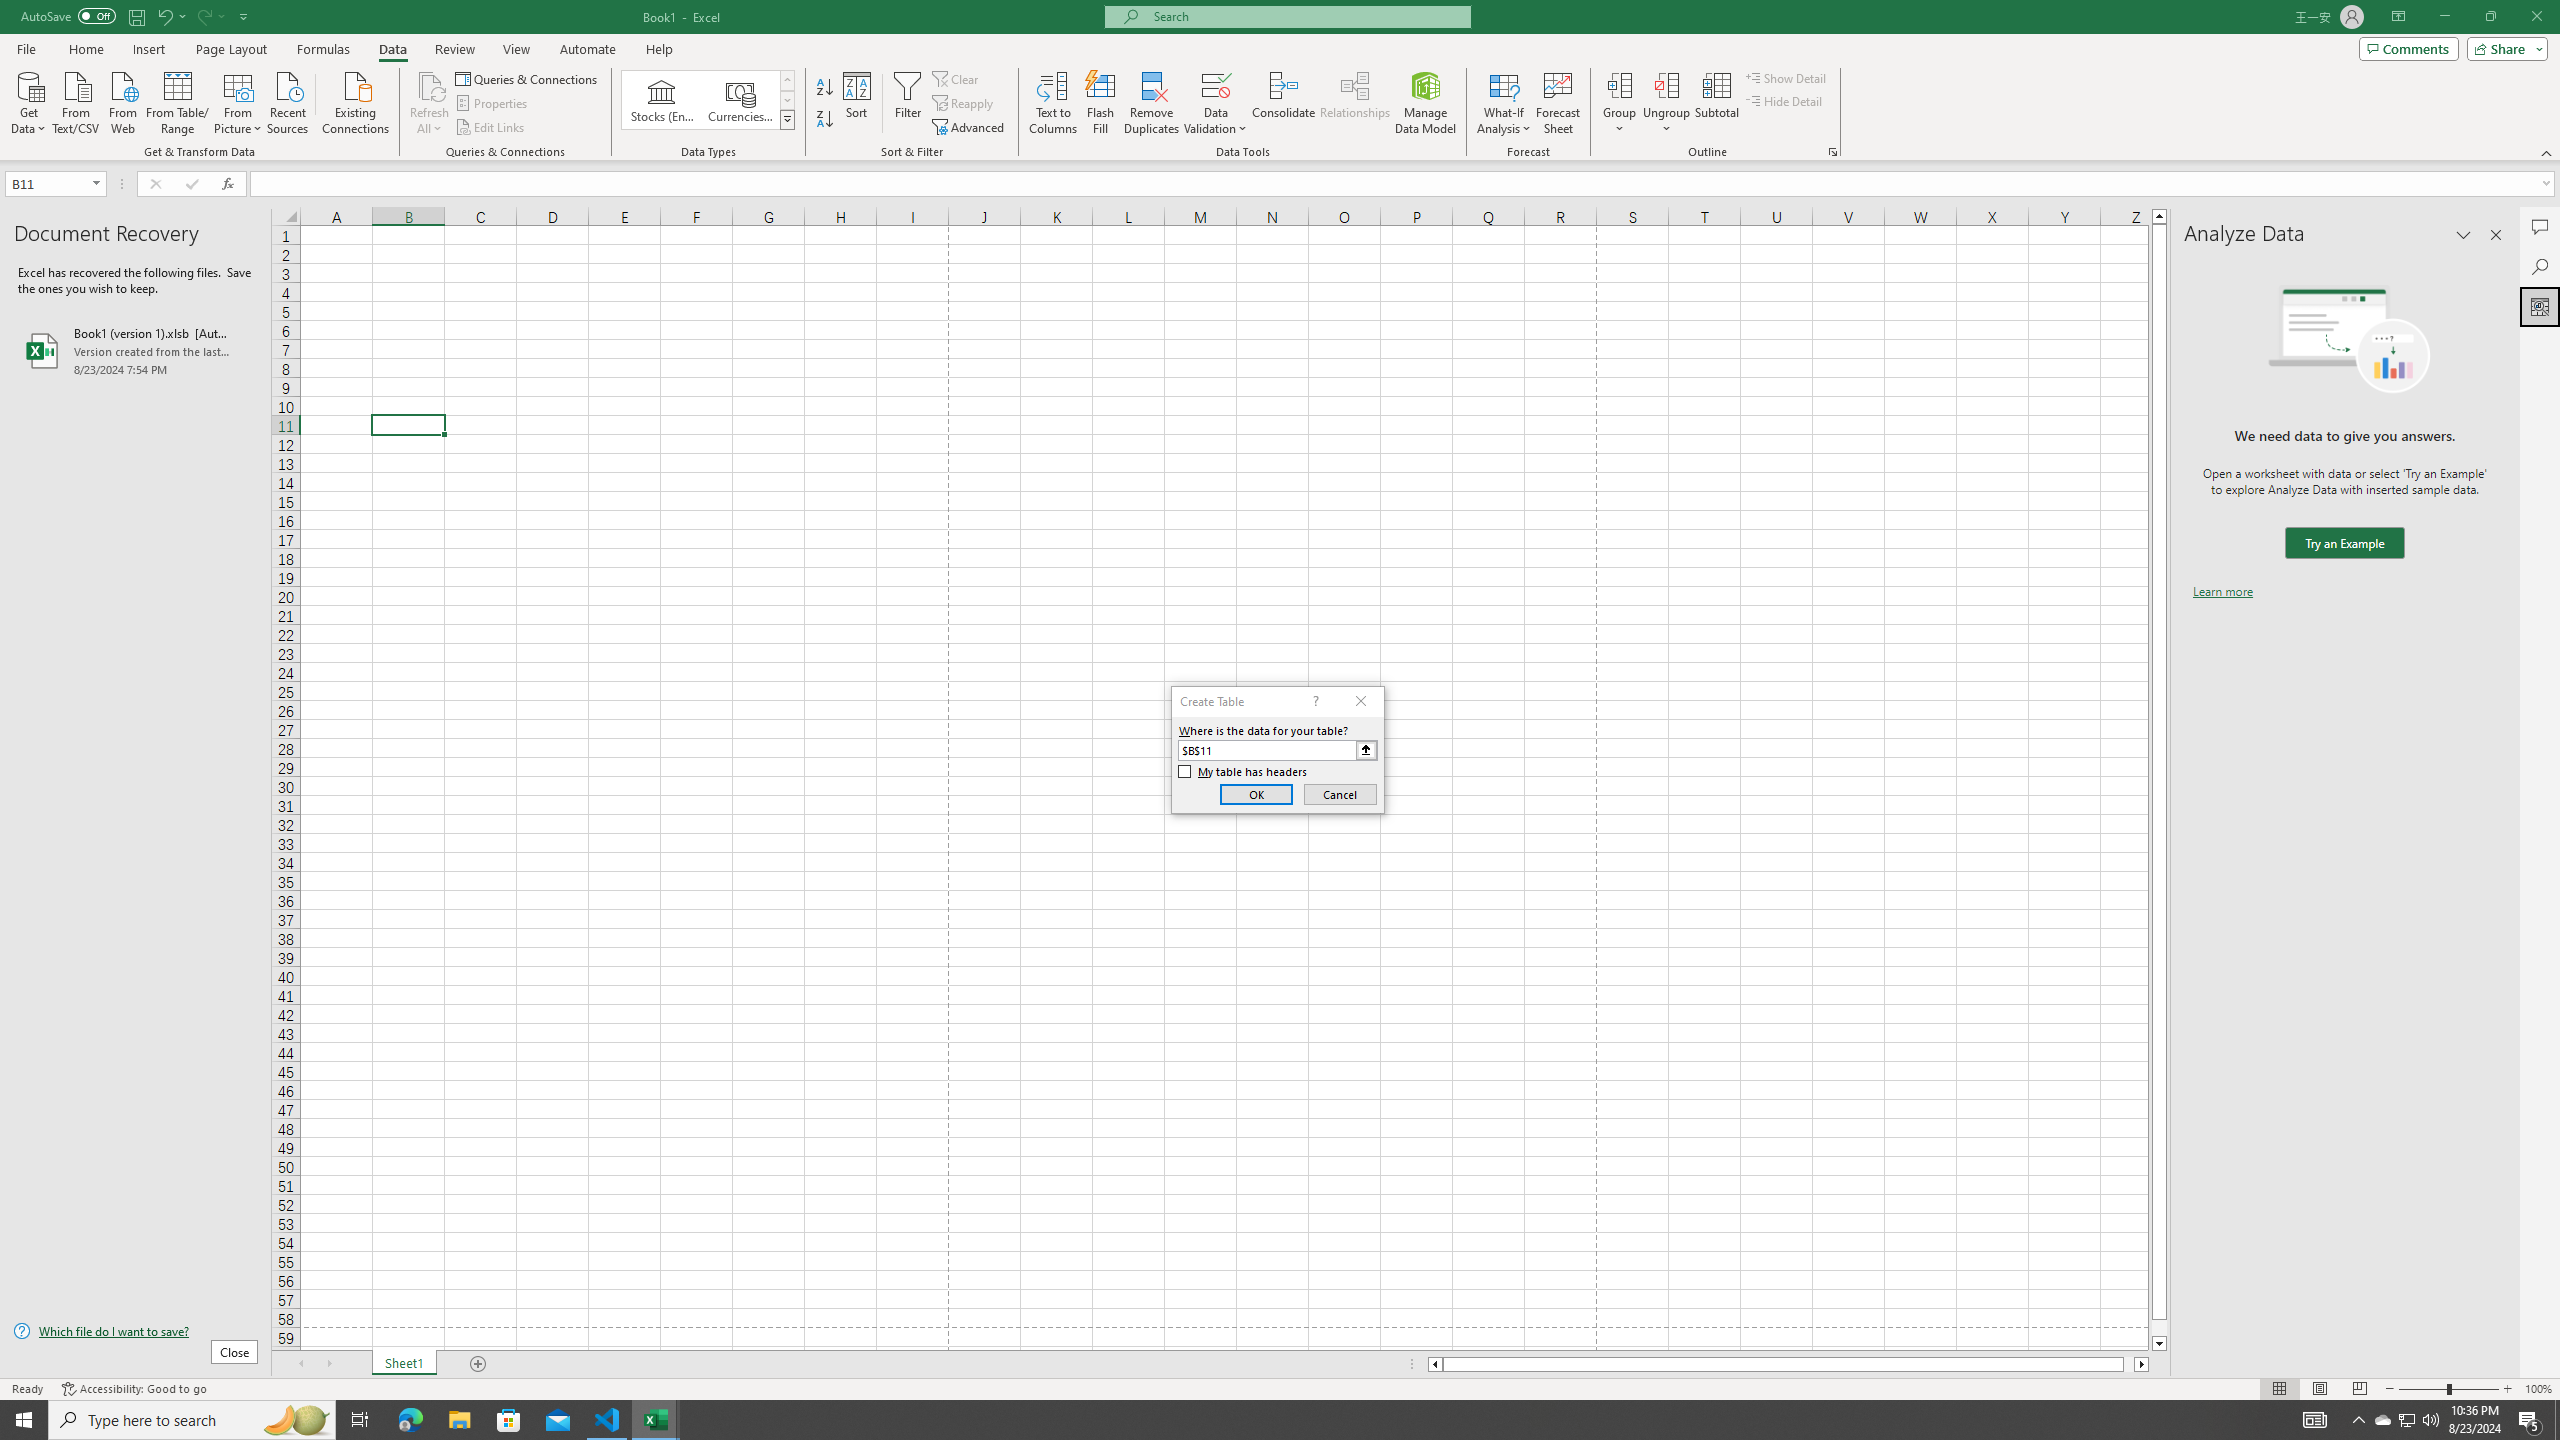 This screenshot has height=1440, width=2560. I want to click on 'Book1 (version 1).xlsb  [AutoRecovered]', so click(134, 349).